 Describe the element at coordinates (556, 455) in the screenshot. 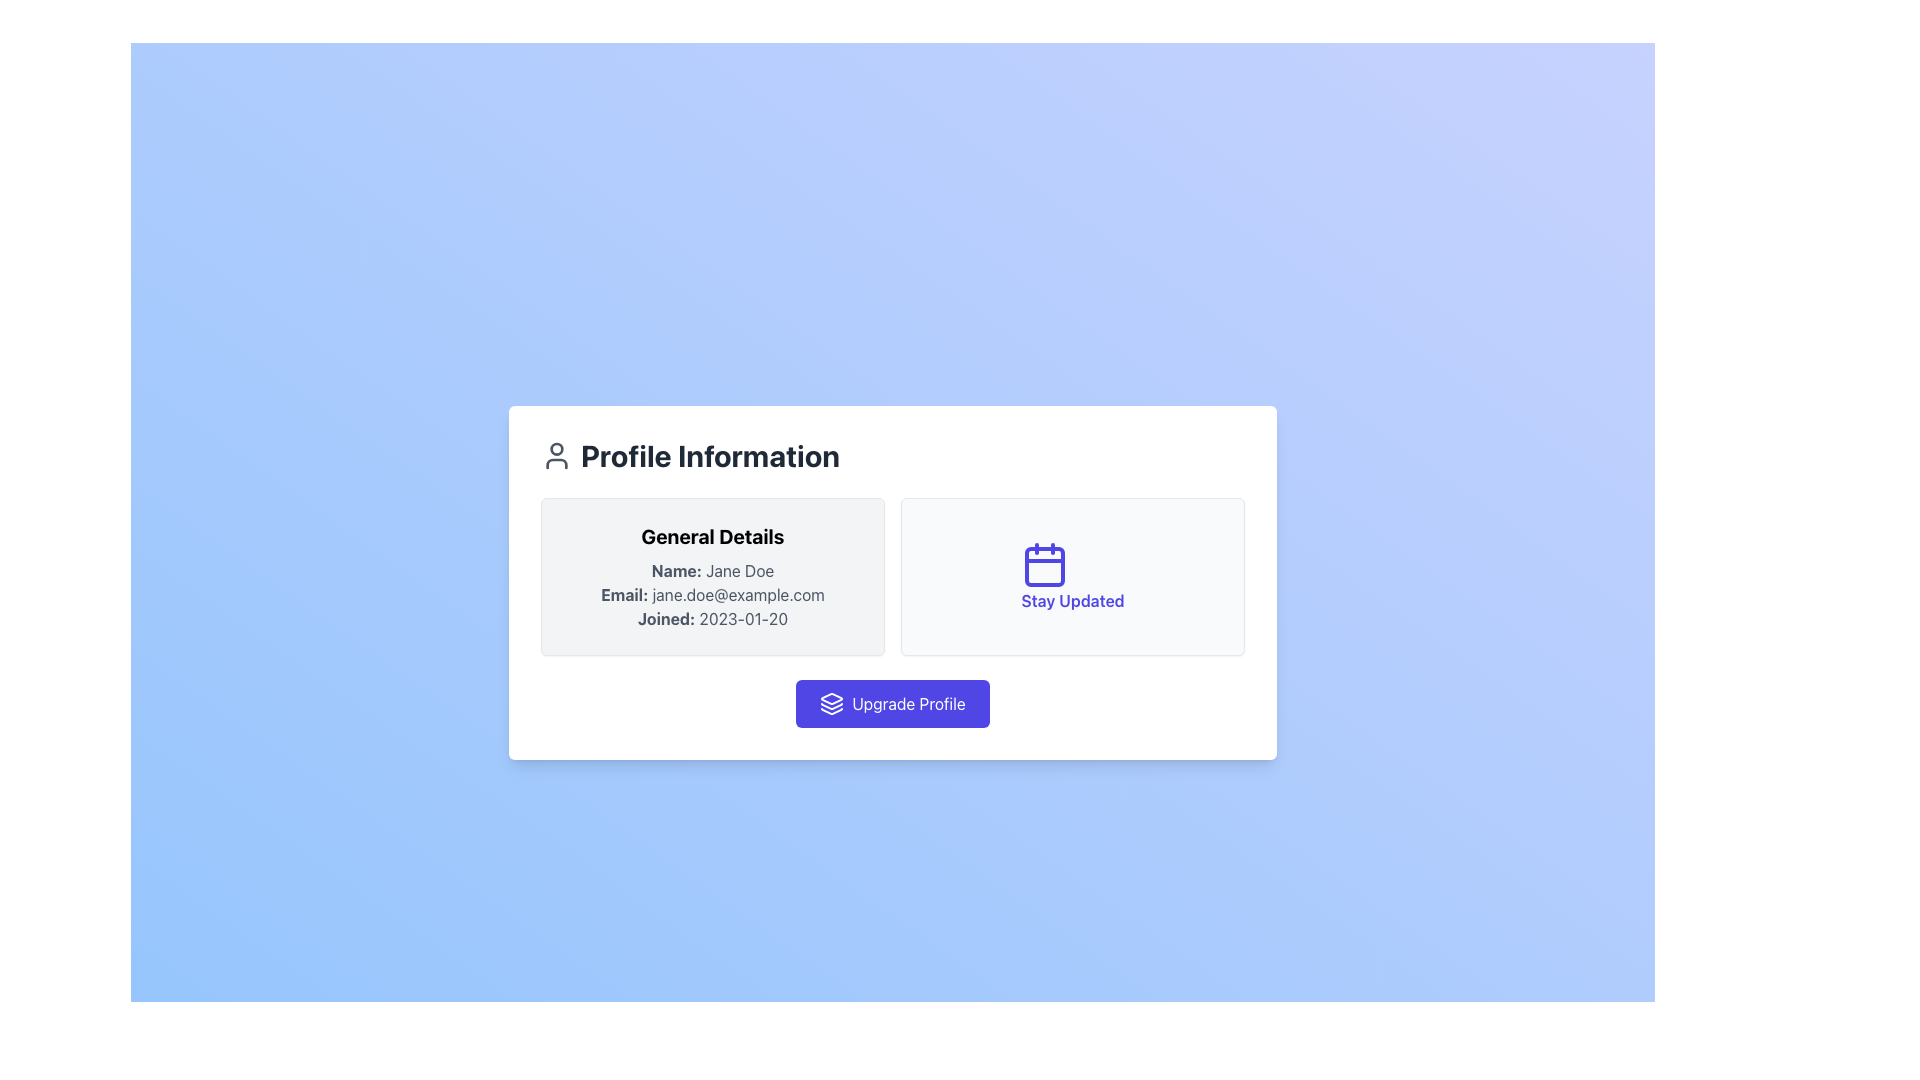

I see `the user profile SVG icon located at the top-left corner of the 'Profile Information' section` at that location.